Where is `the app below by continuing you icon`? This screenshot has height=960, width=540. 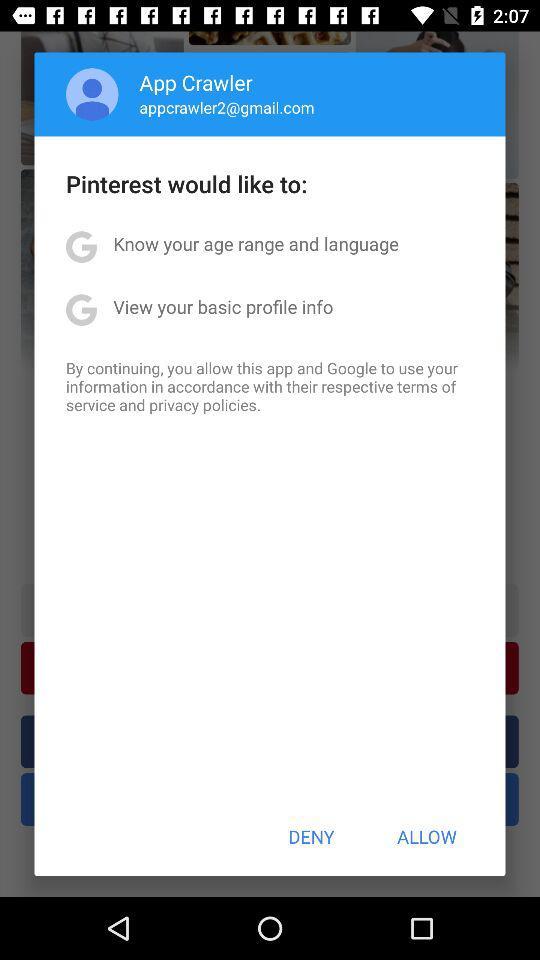 the app below by continuing you icon is located at coordinates (311, 836).